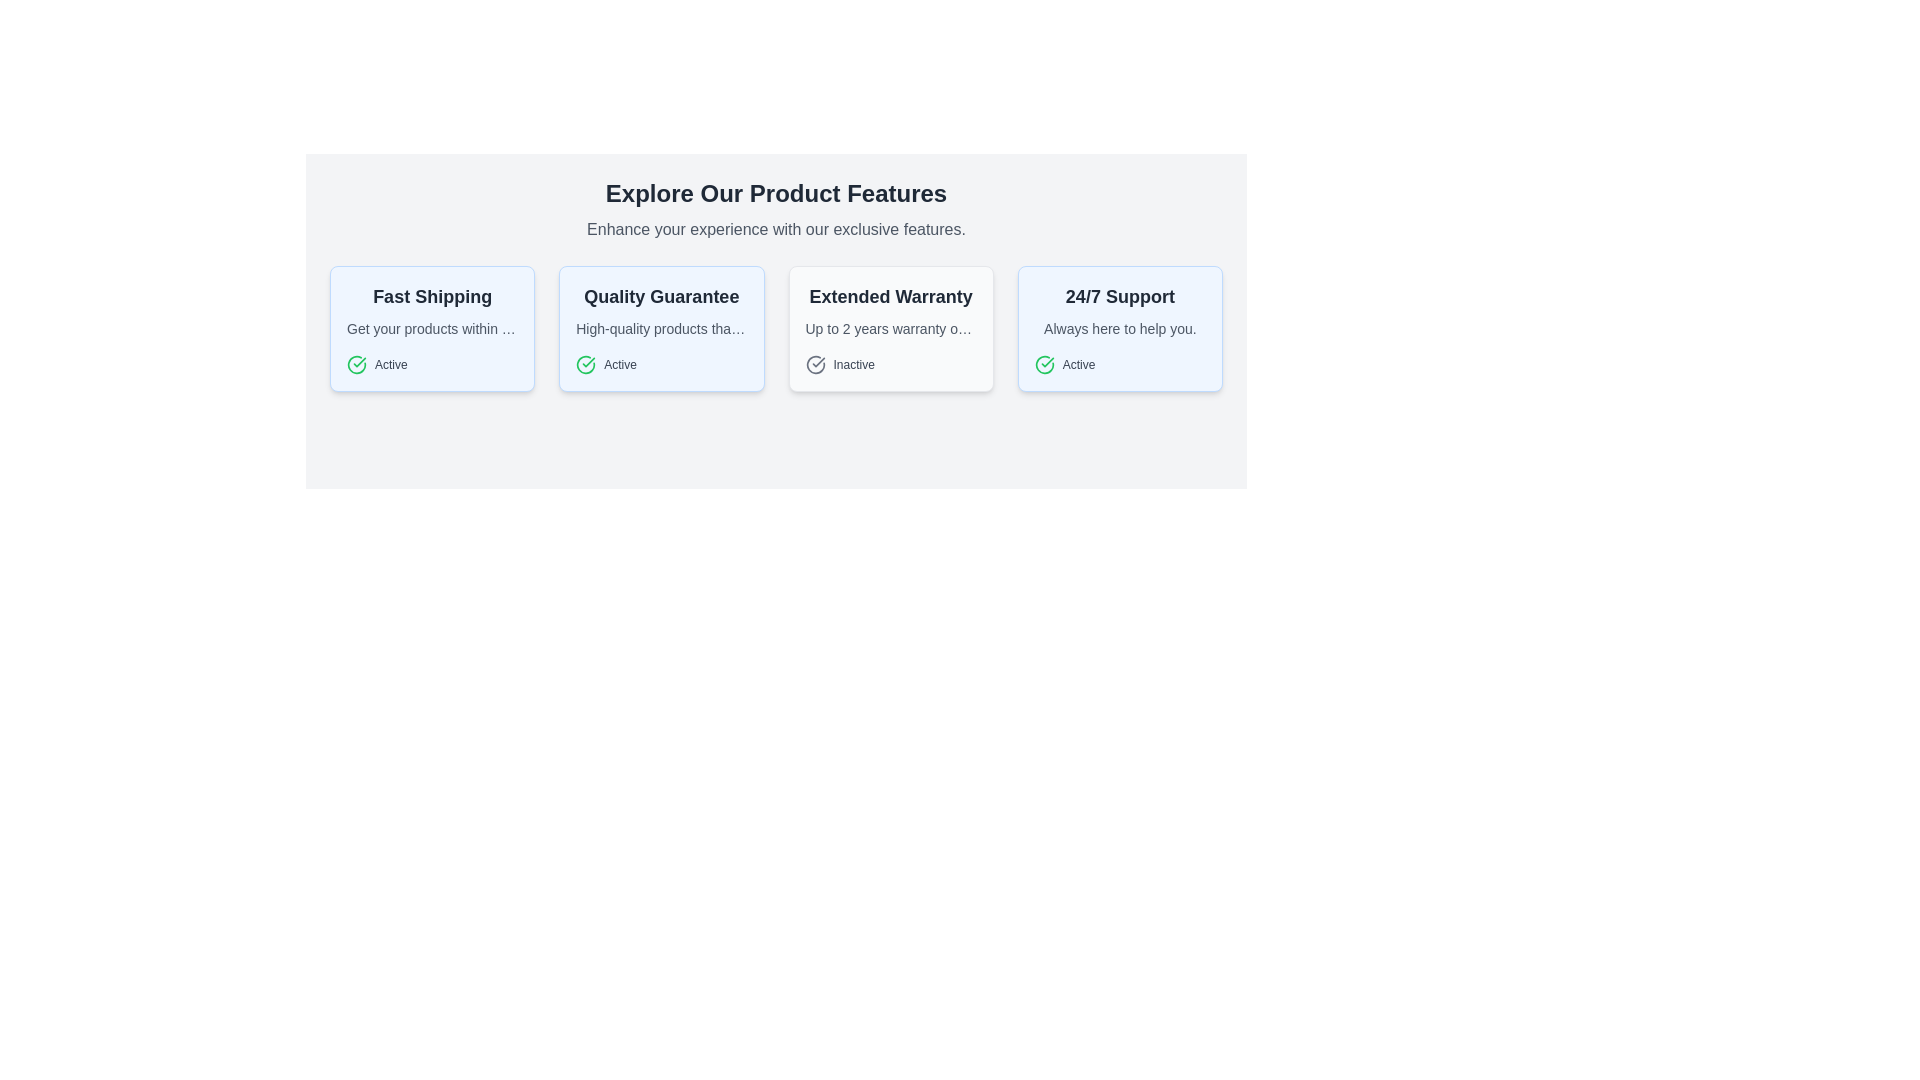 The height and width of the screenshot is (1080, 1920). Describe the element at coordinates (431, 327) in the screenshot. I see `the text label providing descriptive information for the 'Fast Shipping' feature, located beneath the title within the second card of a row of four cards` at that location.